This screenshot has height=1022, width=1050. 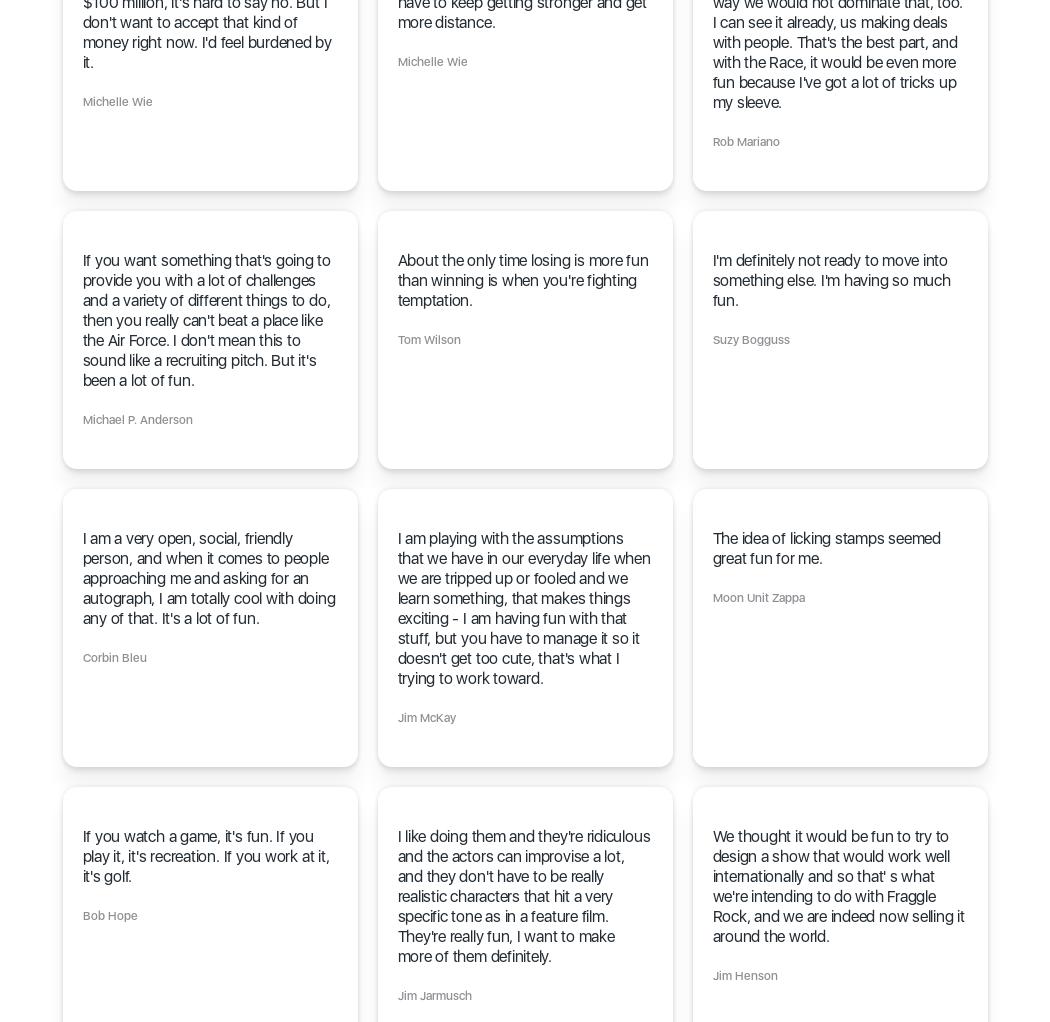 I want to click on 'We thought it would be fun to try to design a show that would work well internationally and so that' s what we're intending to do with Fraggle Rock, and we are indeed now selling it around the world.', so click(x=838, y=885).